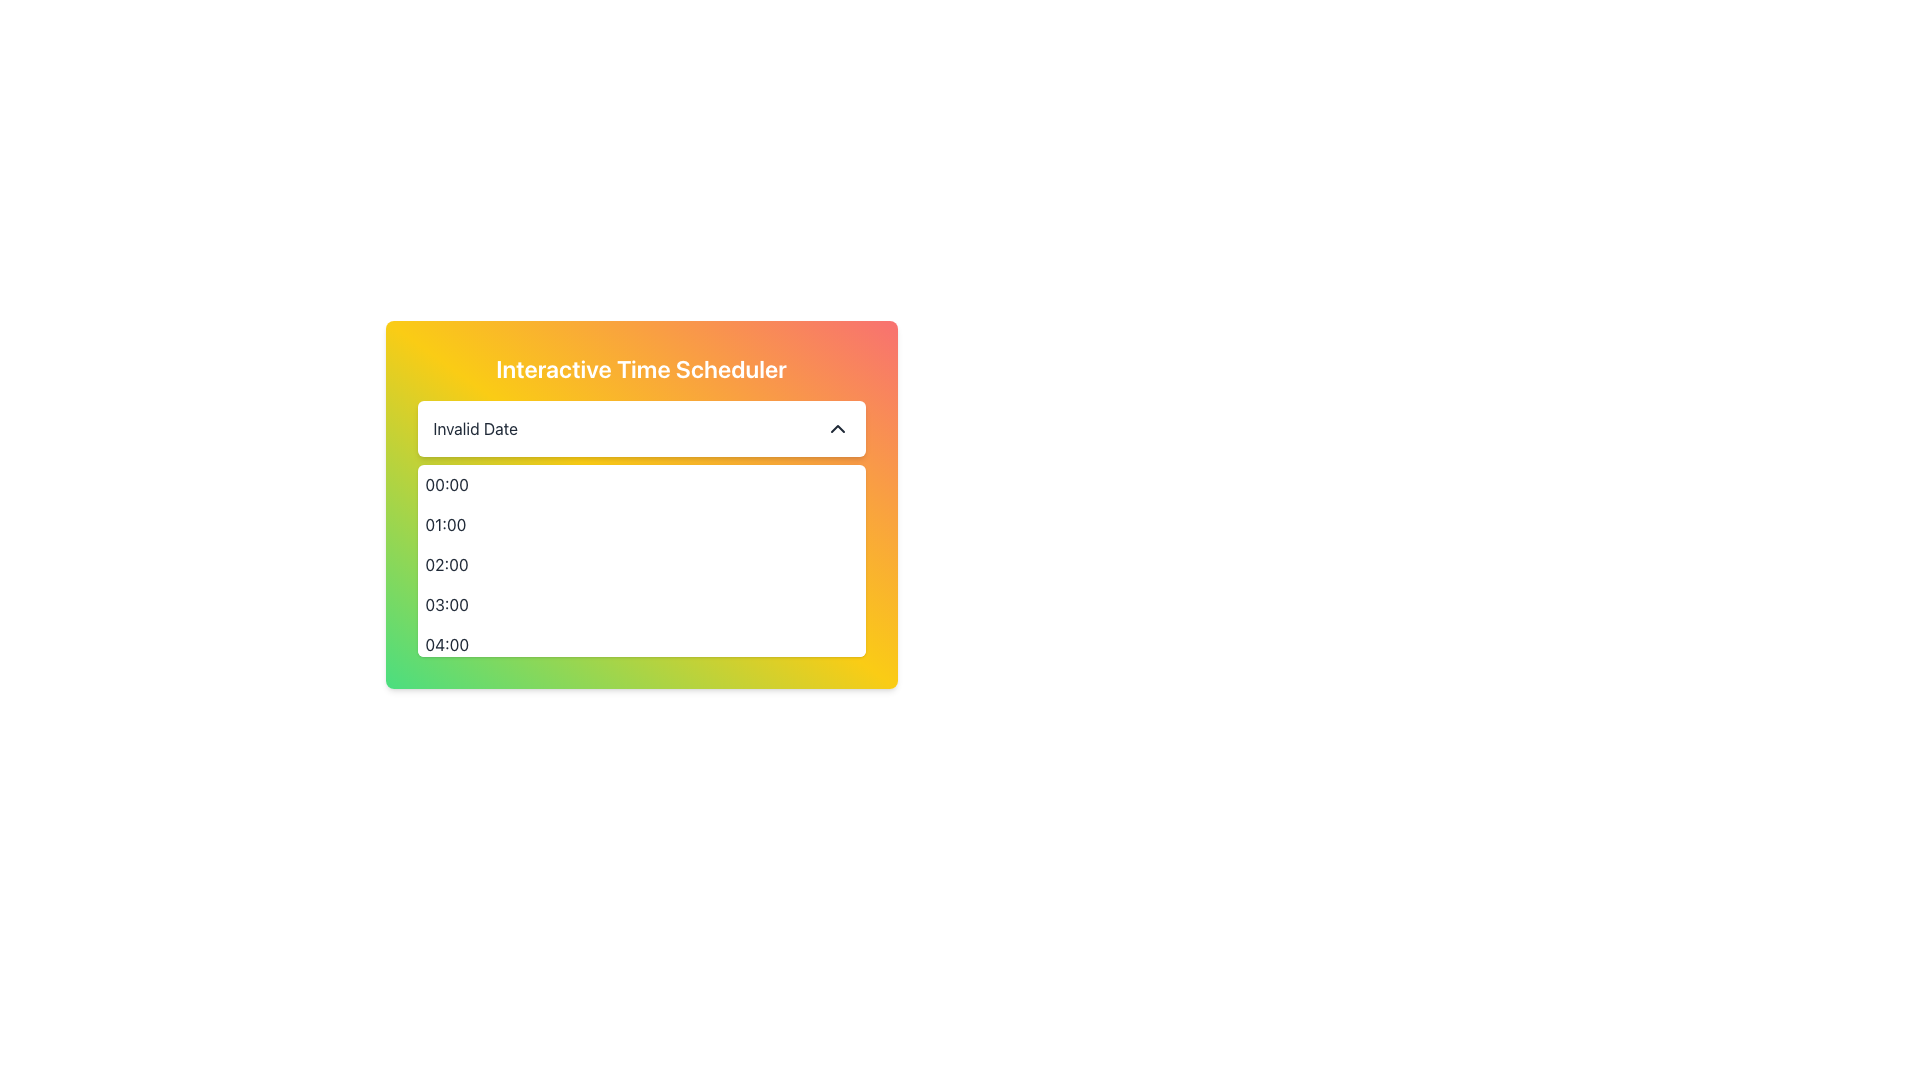 This screenshot has width=1920, height=1080. Describe the element at coordinates (641, 564) in the screenshot. I see `the selectable time option '02:00' in the dropdown menu` at that location.